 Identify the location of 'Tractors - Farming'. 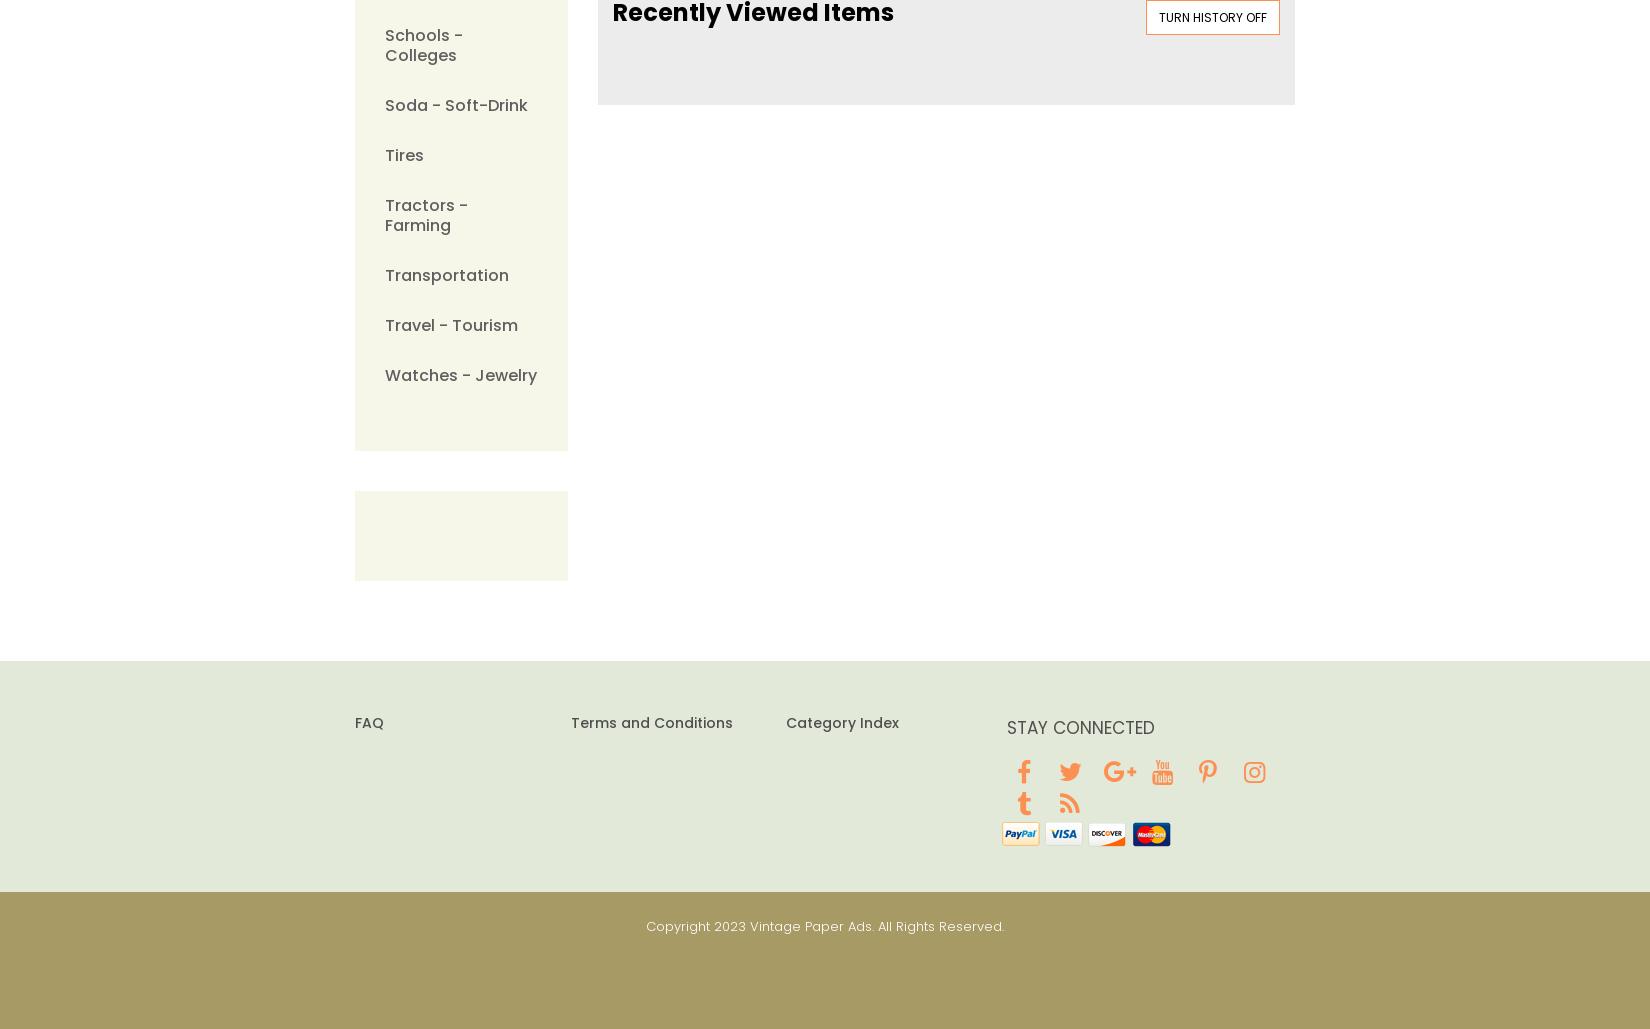
(425, 215).